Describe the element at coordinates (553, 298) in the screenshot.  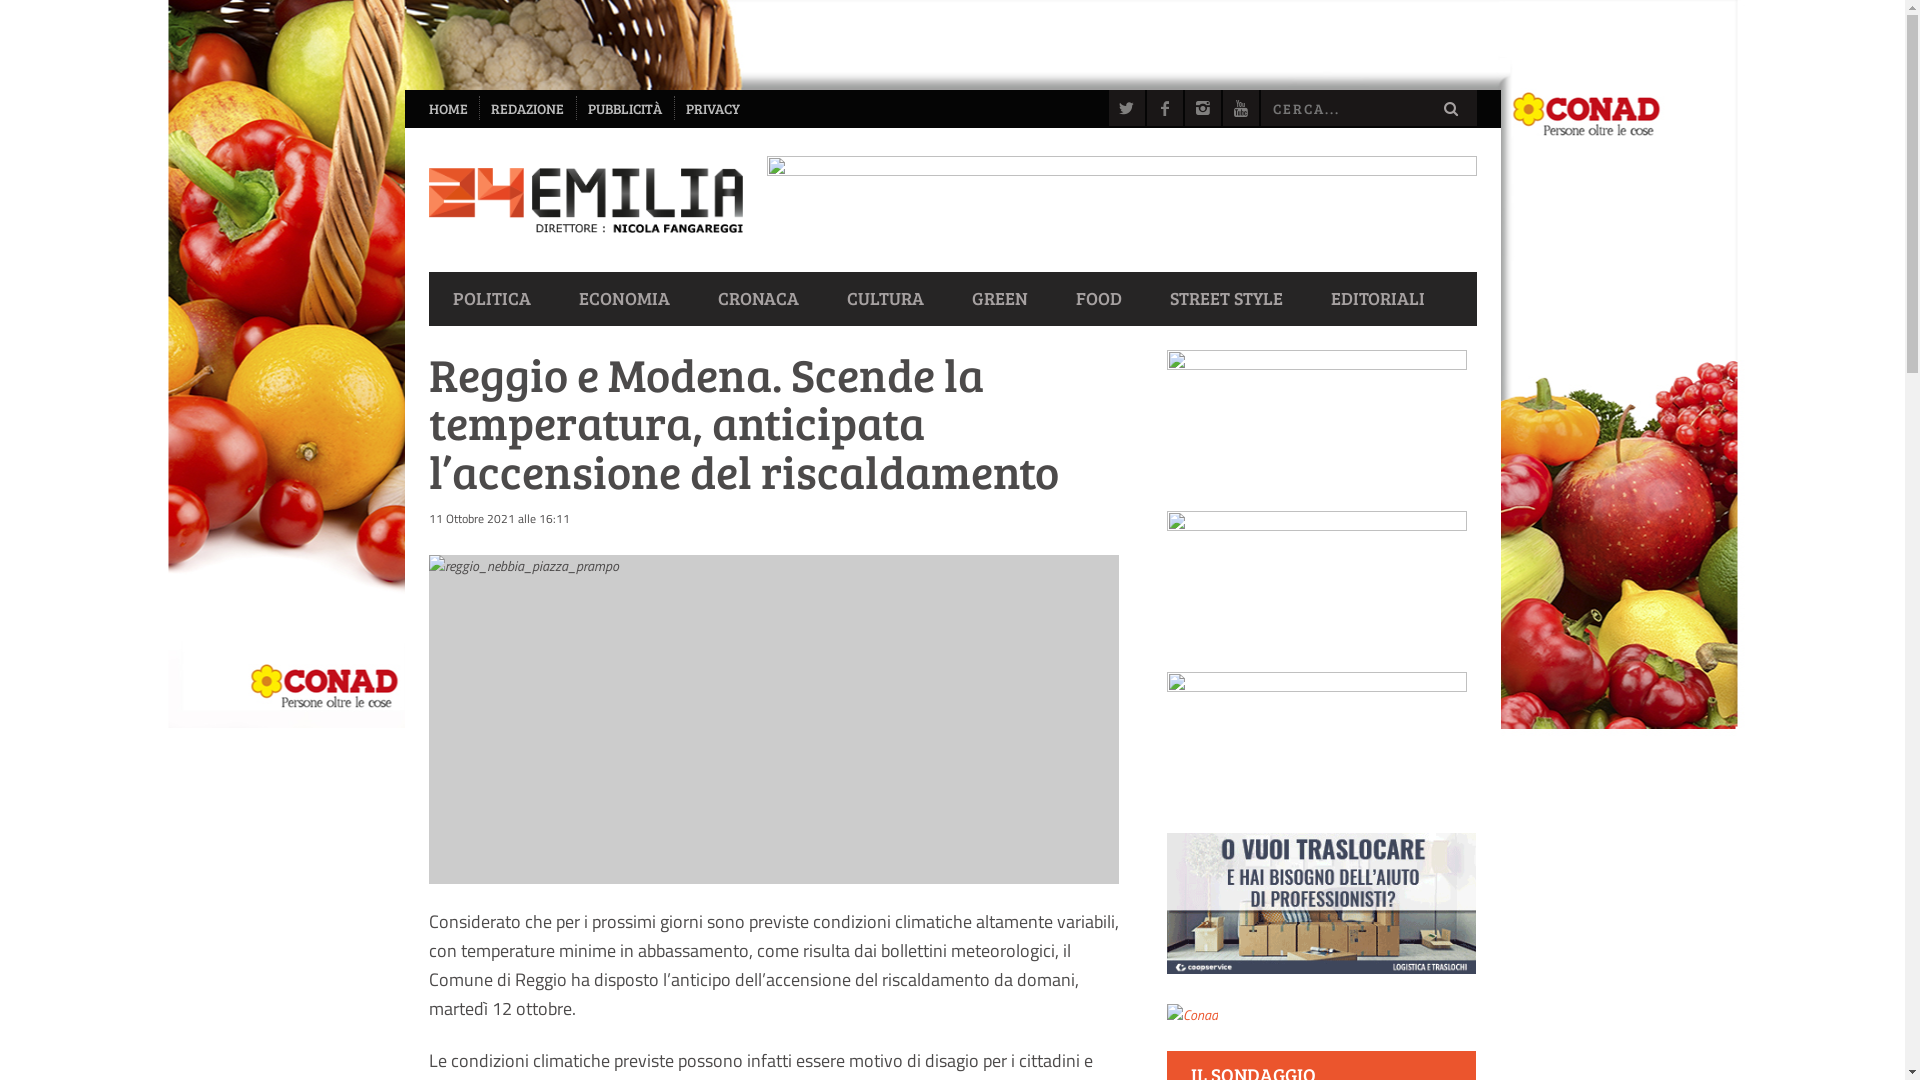
I see `'ECONOMIA'` at that location.